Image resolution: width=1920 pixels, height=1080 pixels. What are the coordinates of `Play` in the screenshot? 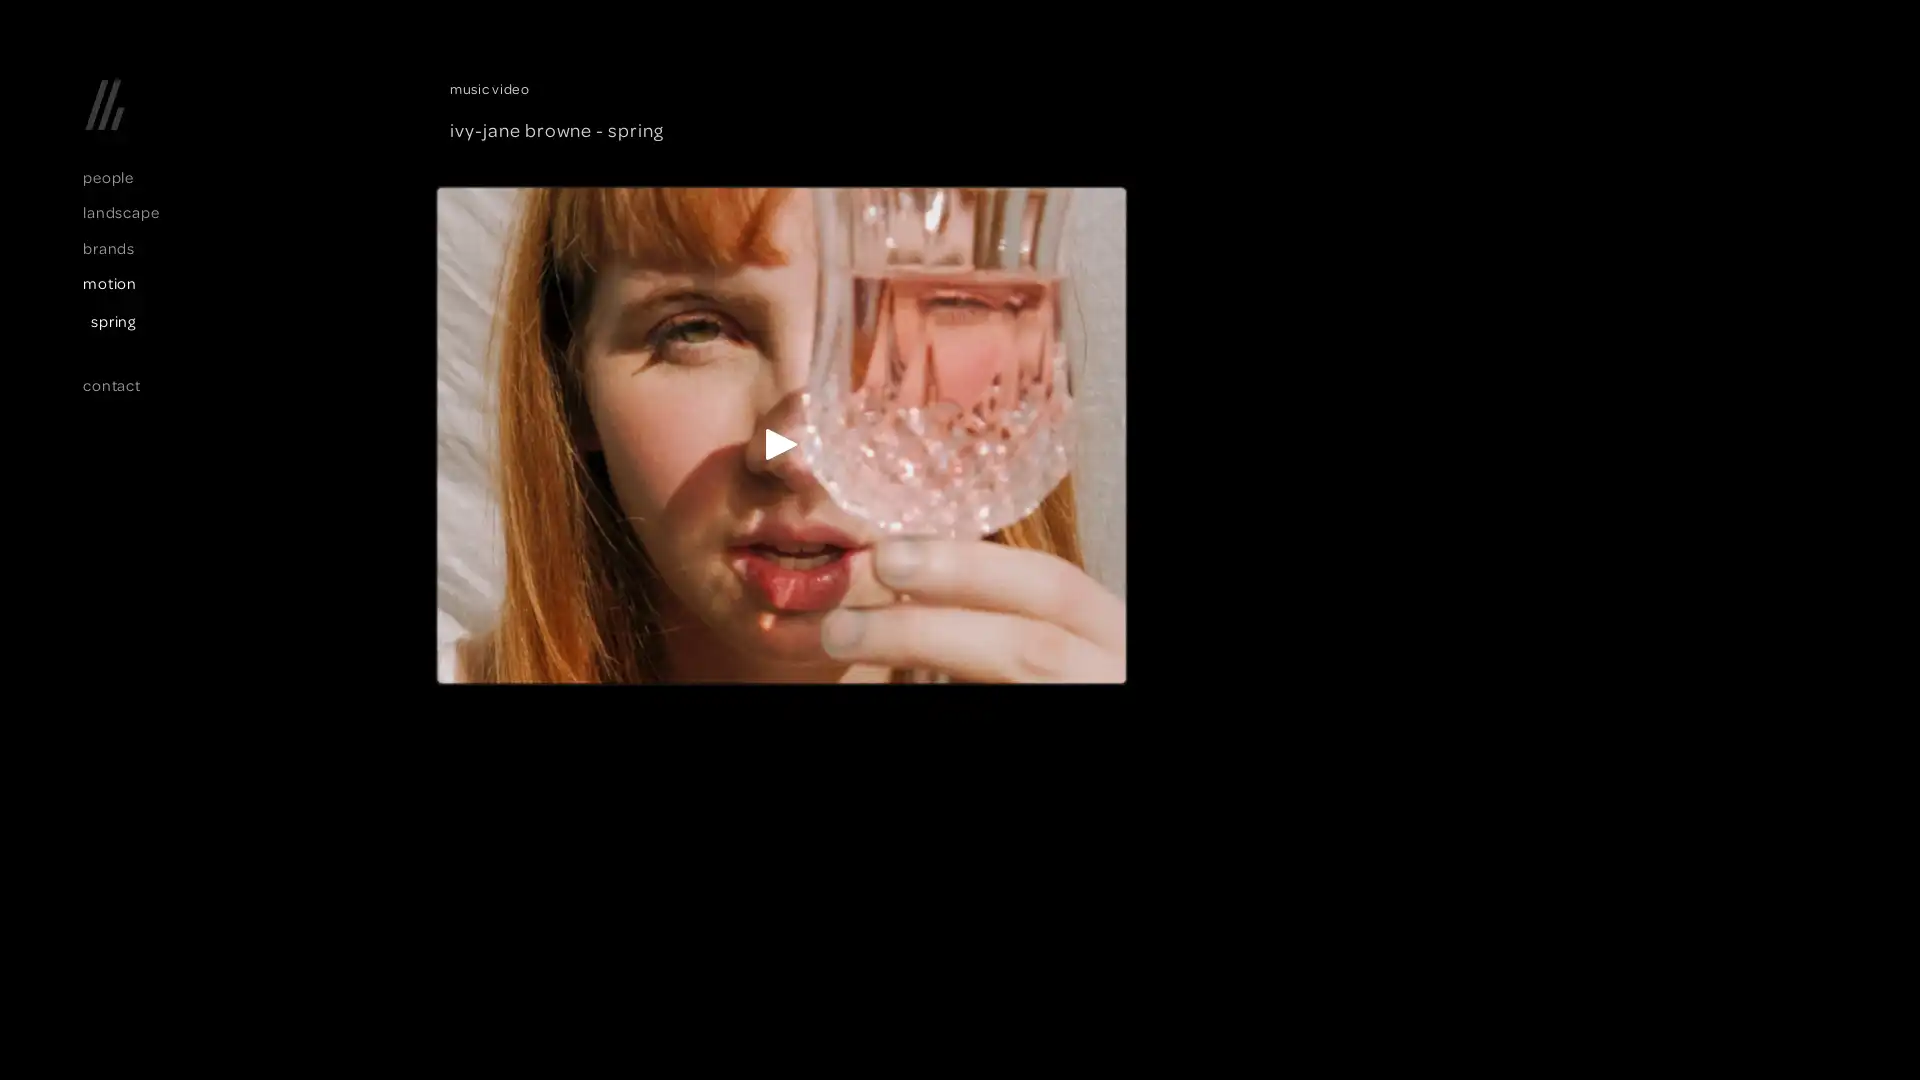 It's located at (780, 442).